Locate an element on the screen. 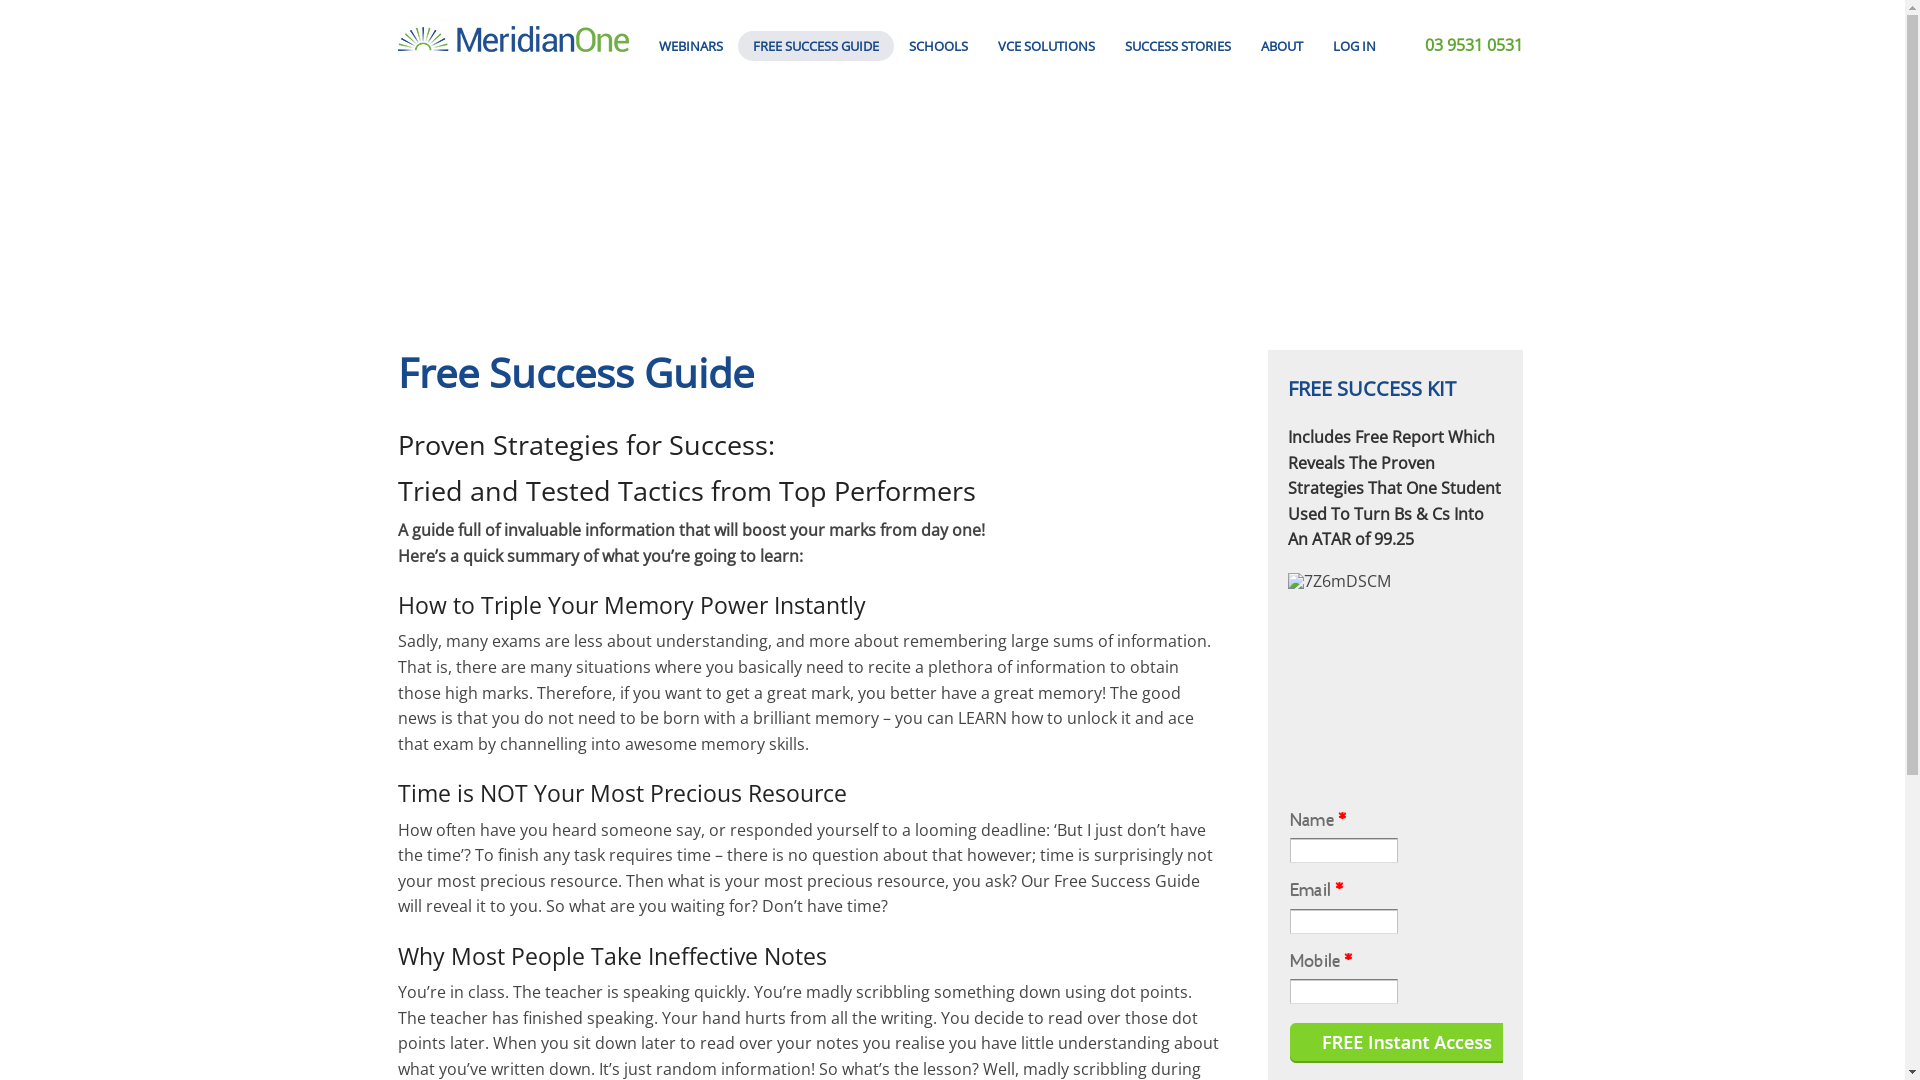 The width and height of the screenshot is (1920, 1080). 'SCHOOLS' is located at coordinates (937, 45).